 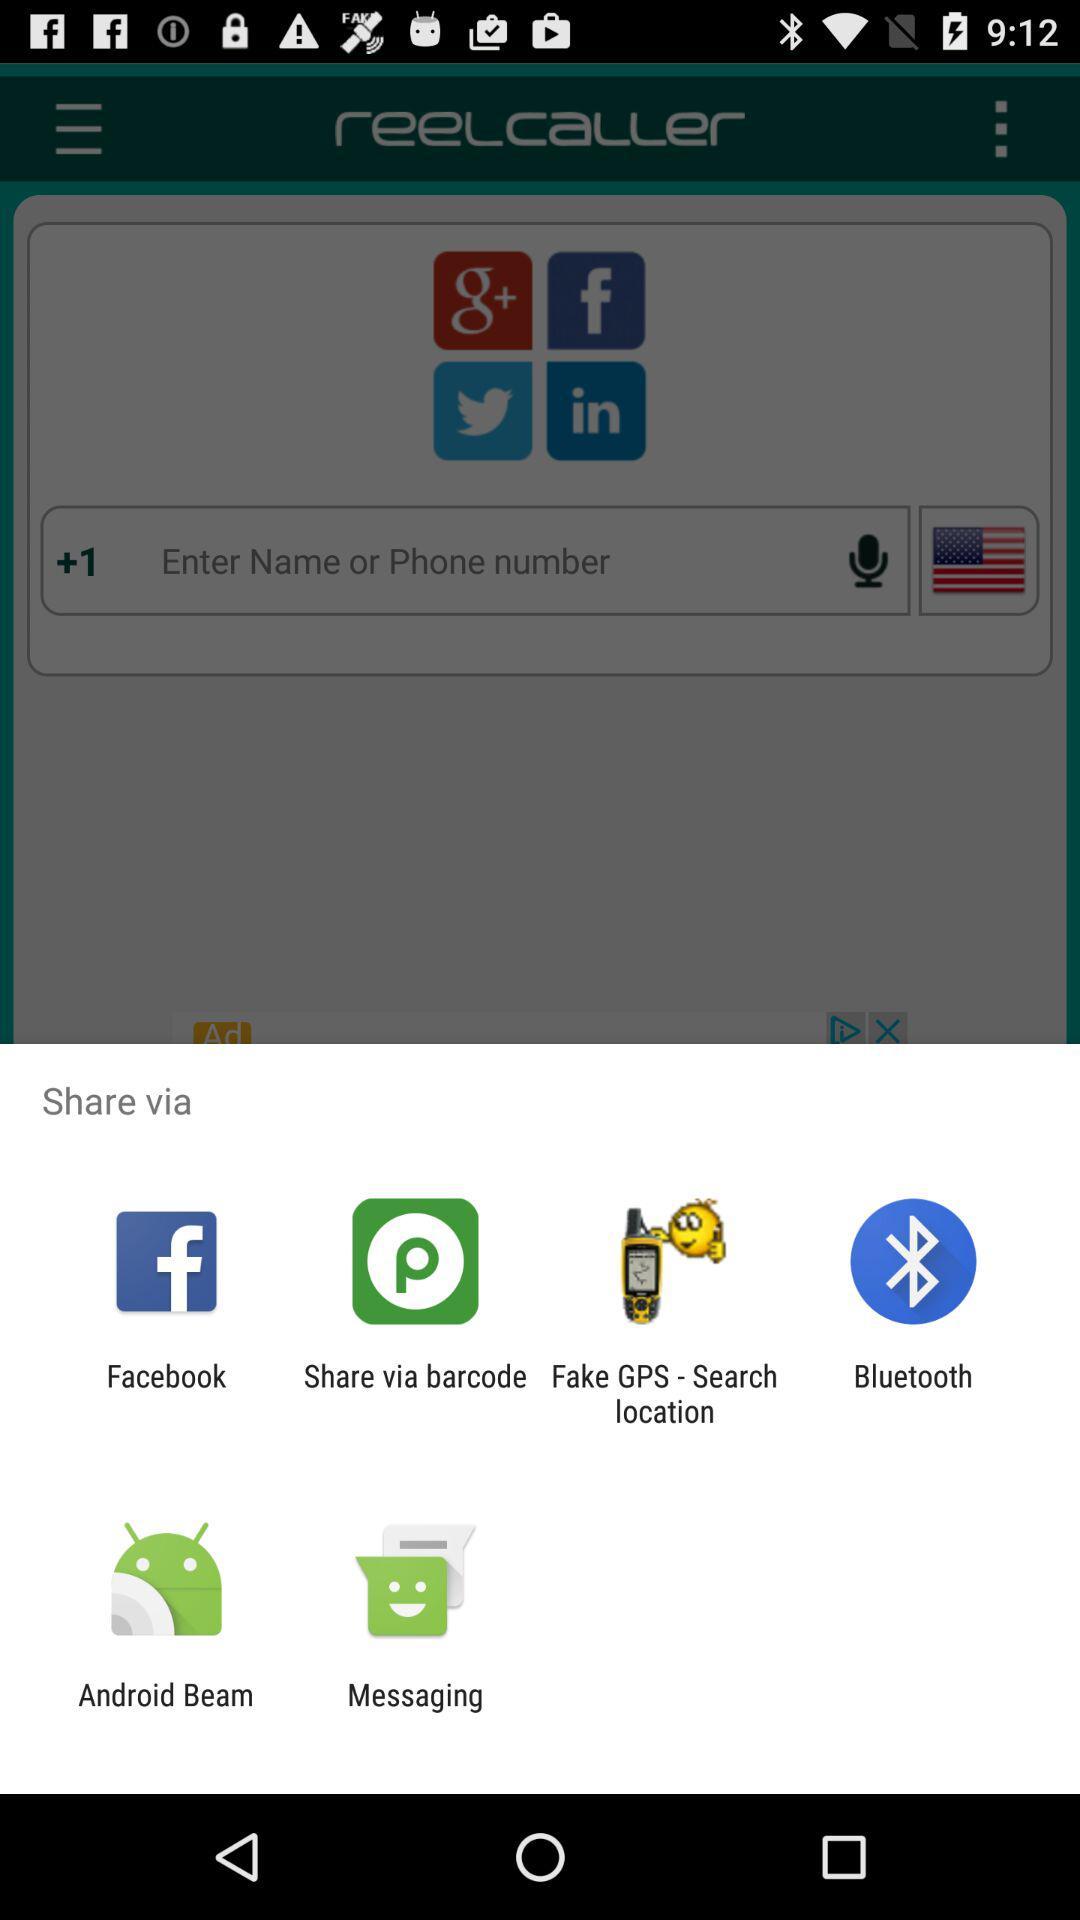 I want to click on app to the left of share via barcode app, so click(x=165, y=1392).